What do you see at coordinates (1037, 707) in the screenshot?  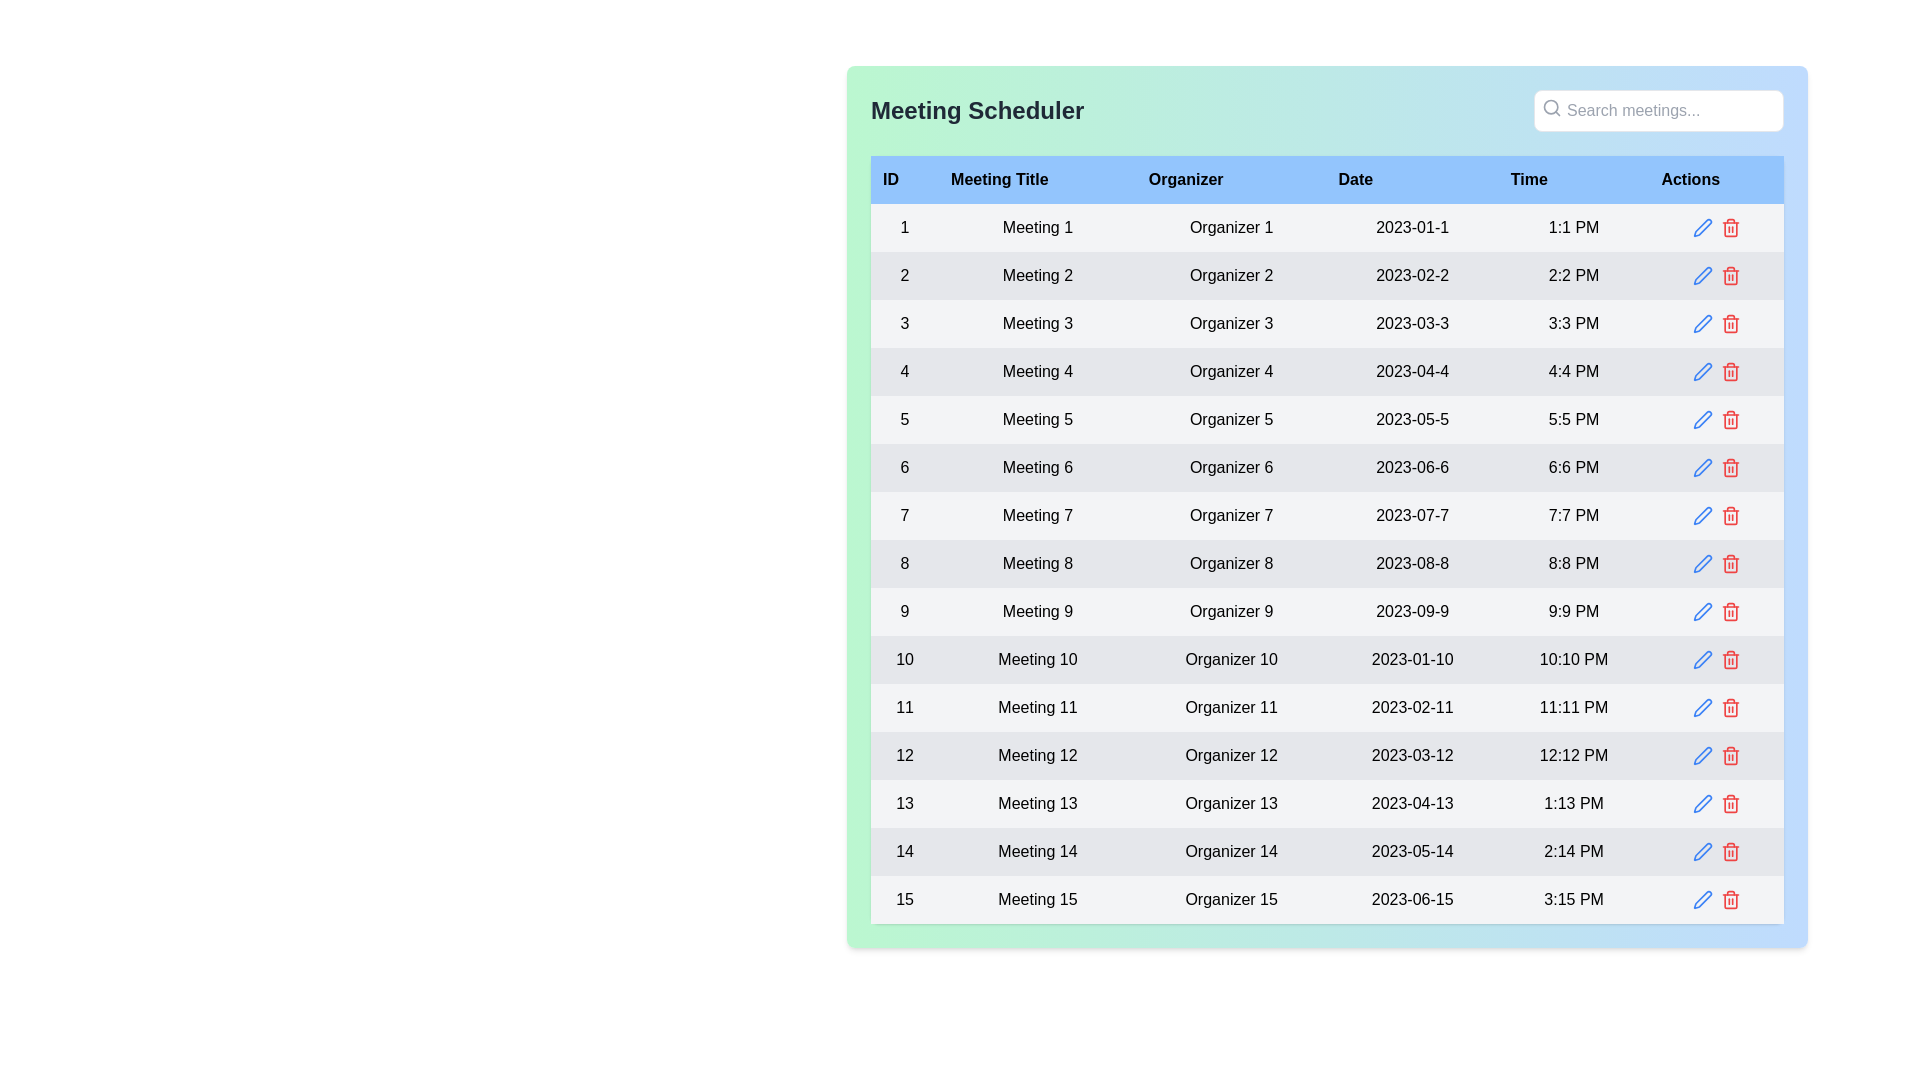 I see `the 'Meeting Title' text label located in the 11th row of the scheduling table, positioned between the 'ID' and 'Organizer' columns` at bounding box center [1037, 707].